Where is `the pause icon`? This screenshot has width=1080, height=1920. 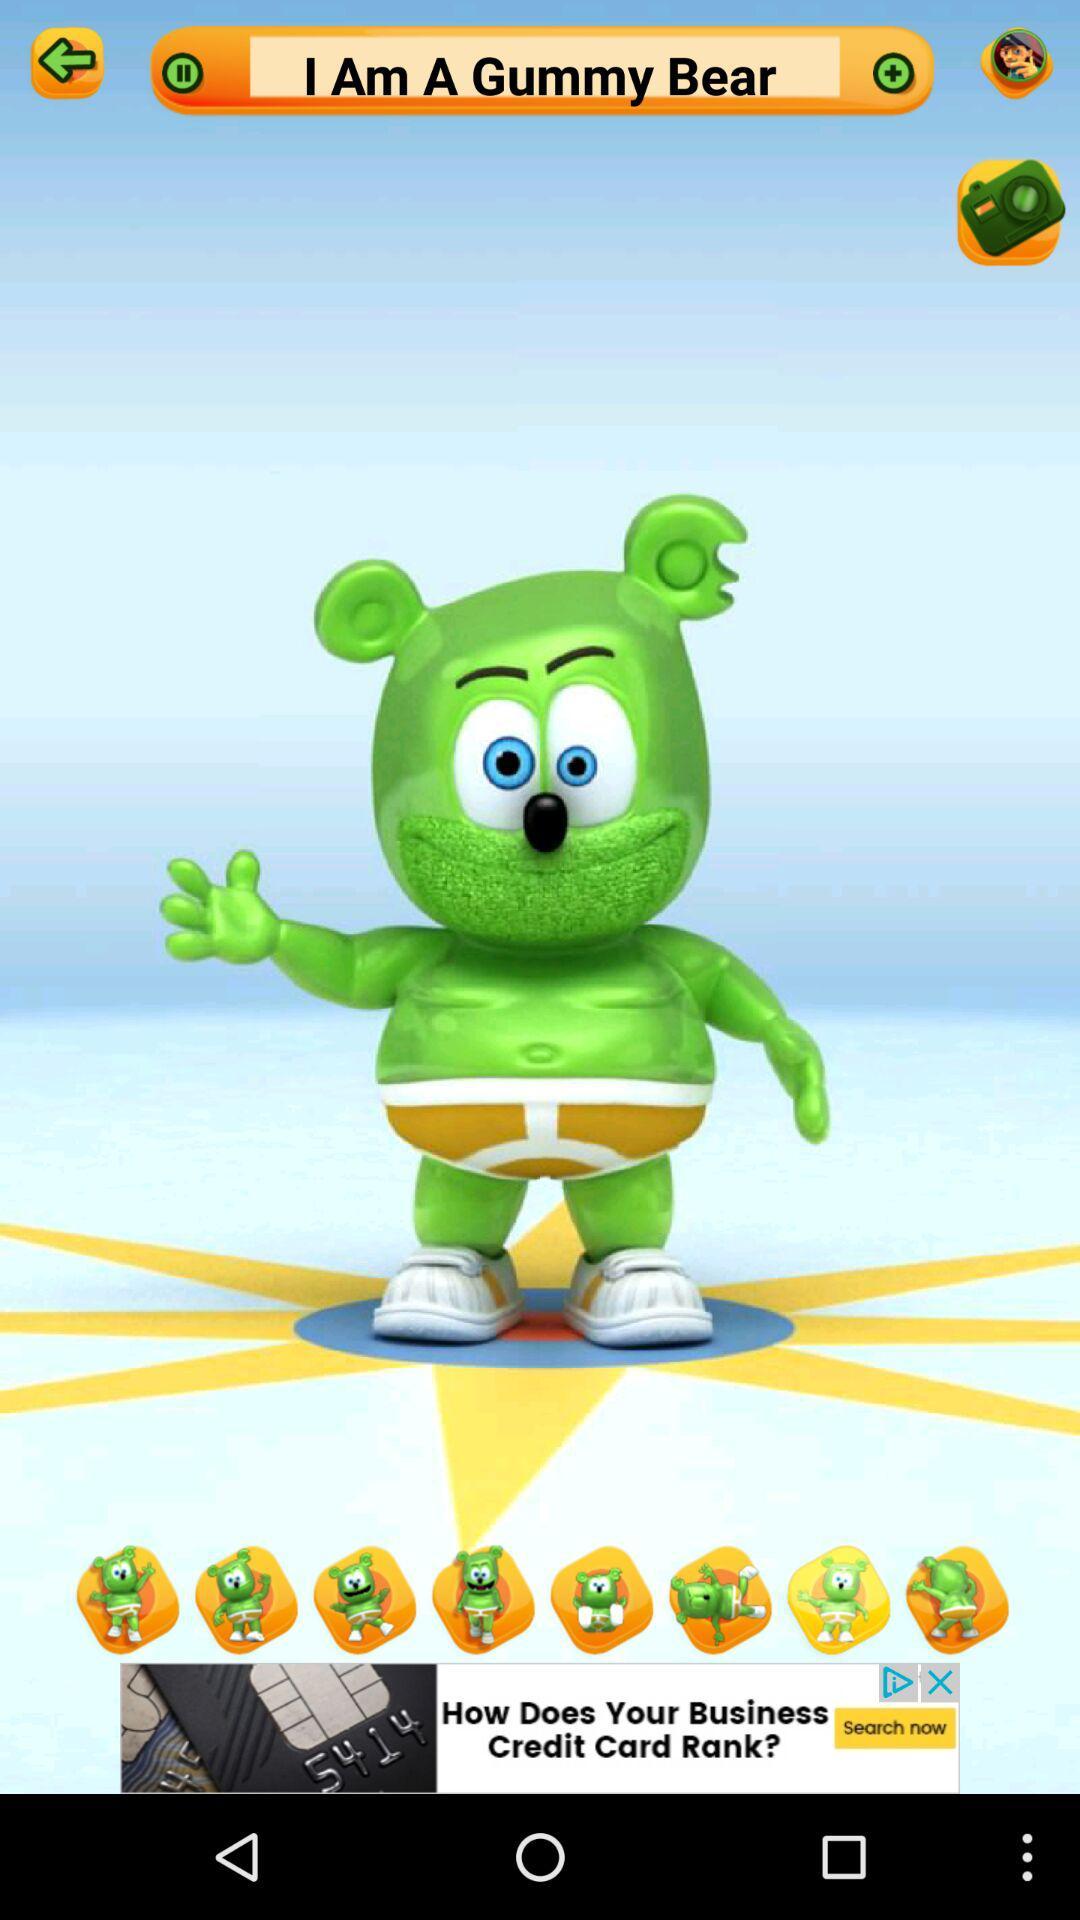 the pause icon is located at coordinates (184, 83).